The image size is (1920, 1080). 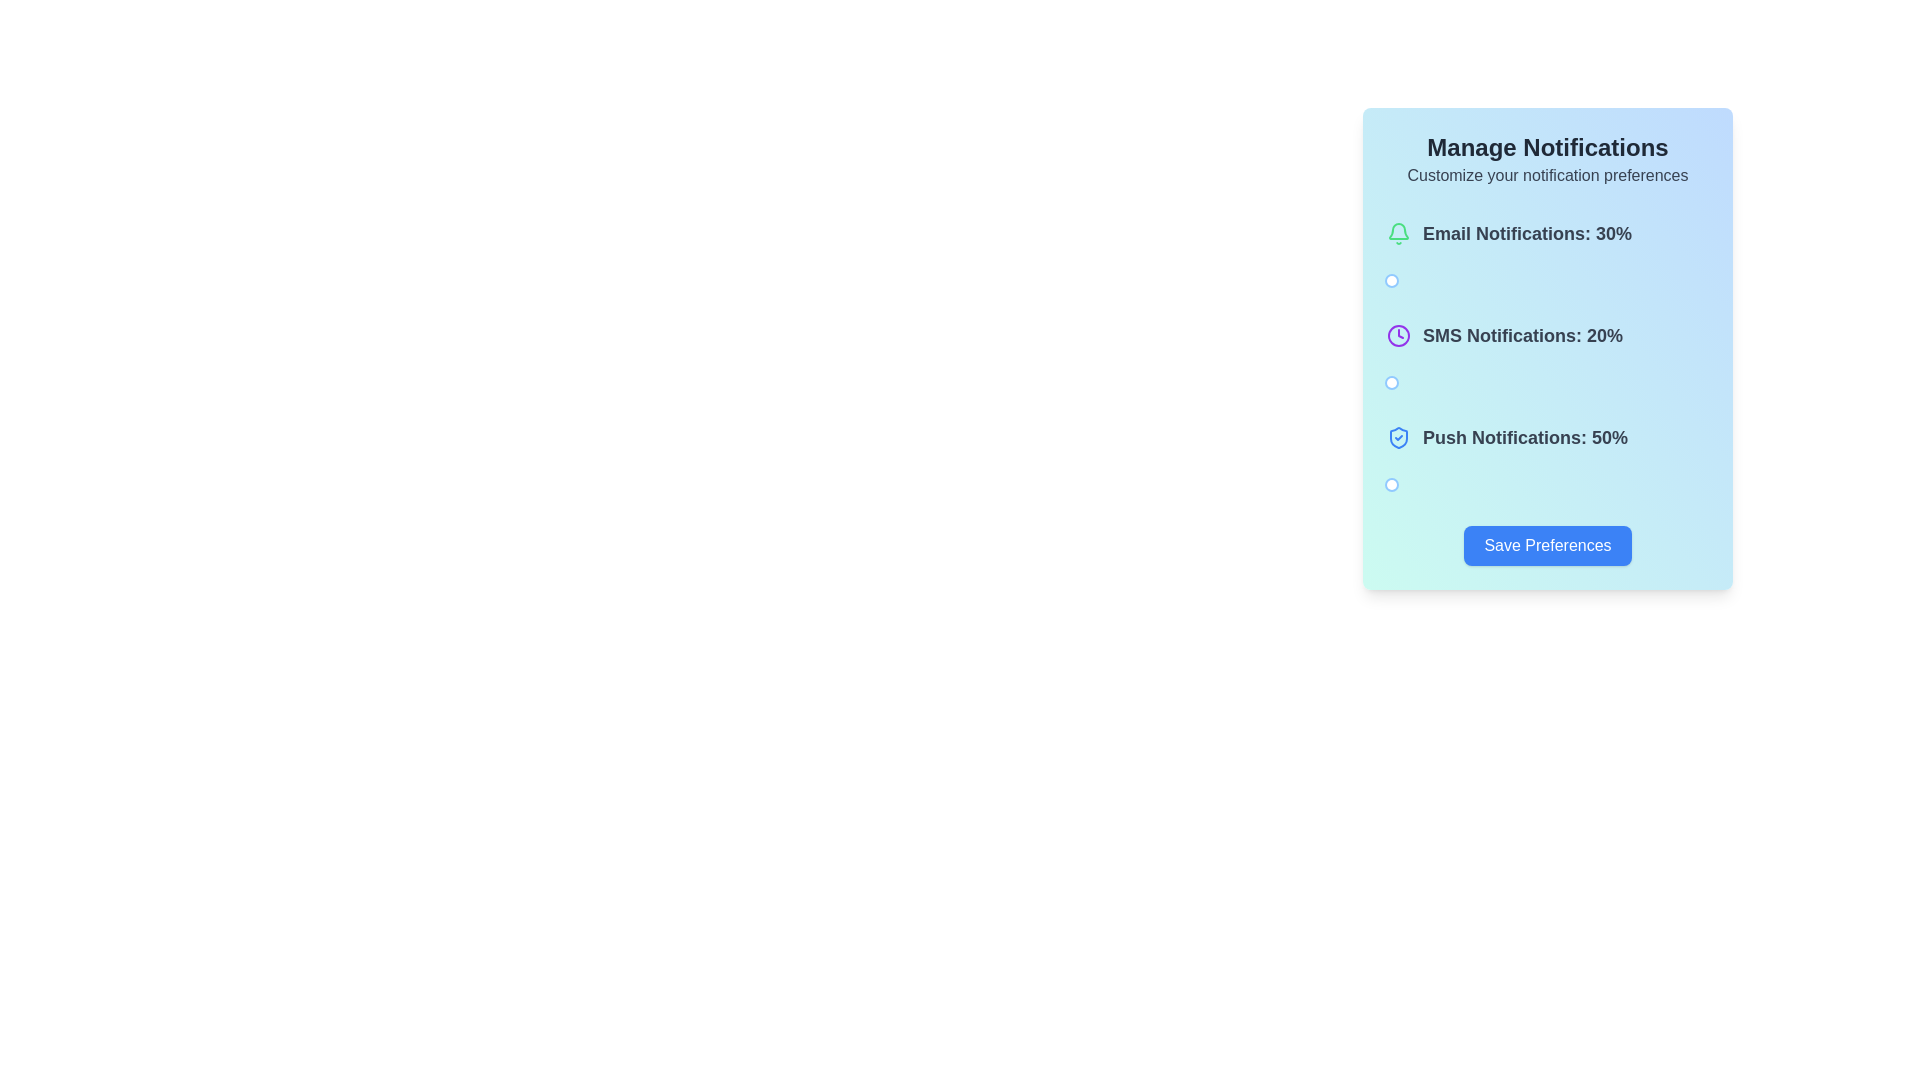 What do you see at coordinates (1507, 437) in the screenshot?
I see `the Text Label with Icon displaying 'Push Notifications: 50%' which is the third element in the vertical list under 'Manage Notifications'` at bounding box center [1507, 437].